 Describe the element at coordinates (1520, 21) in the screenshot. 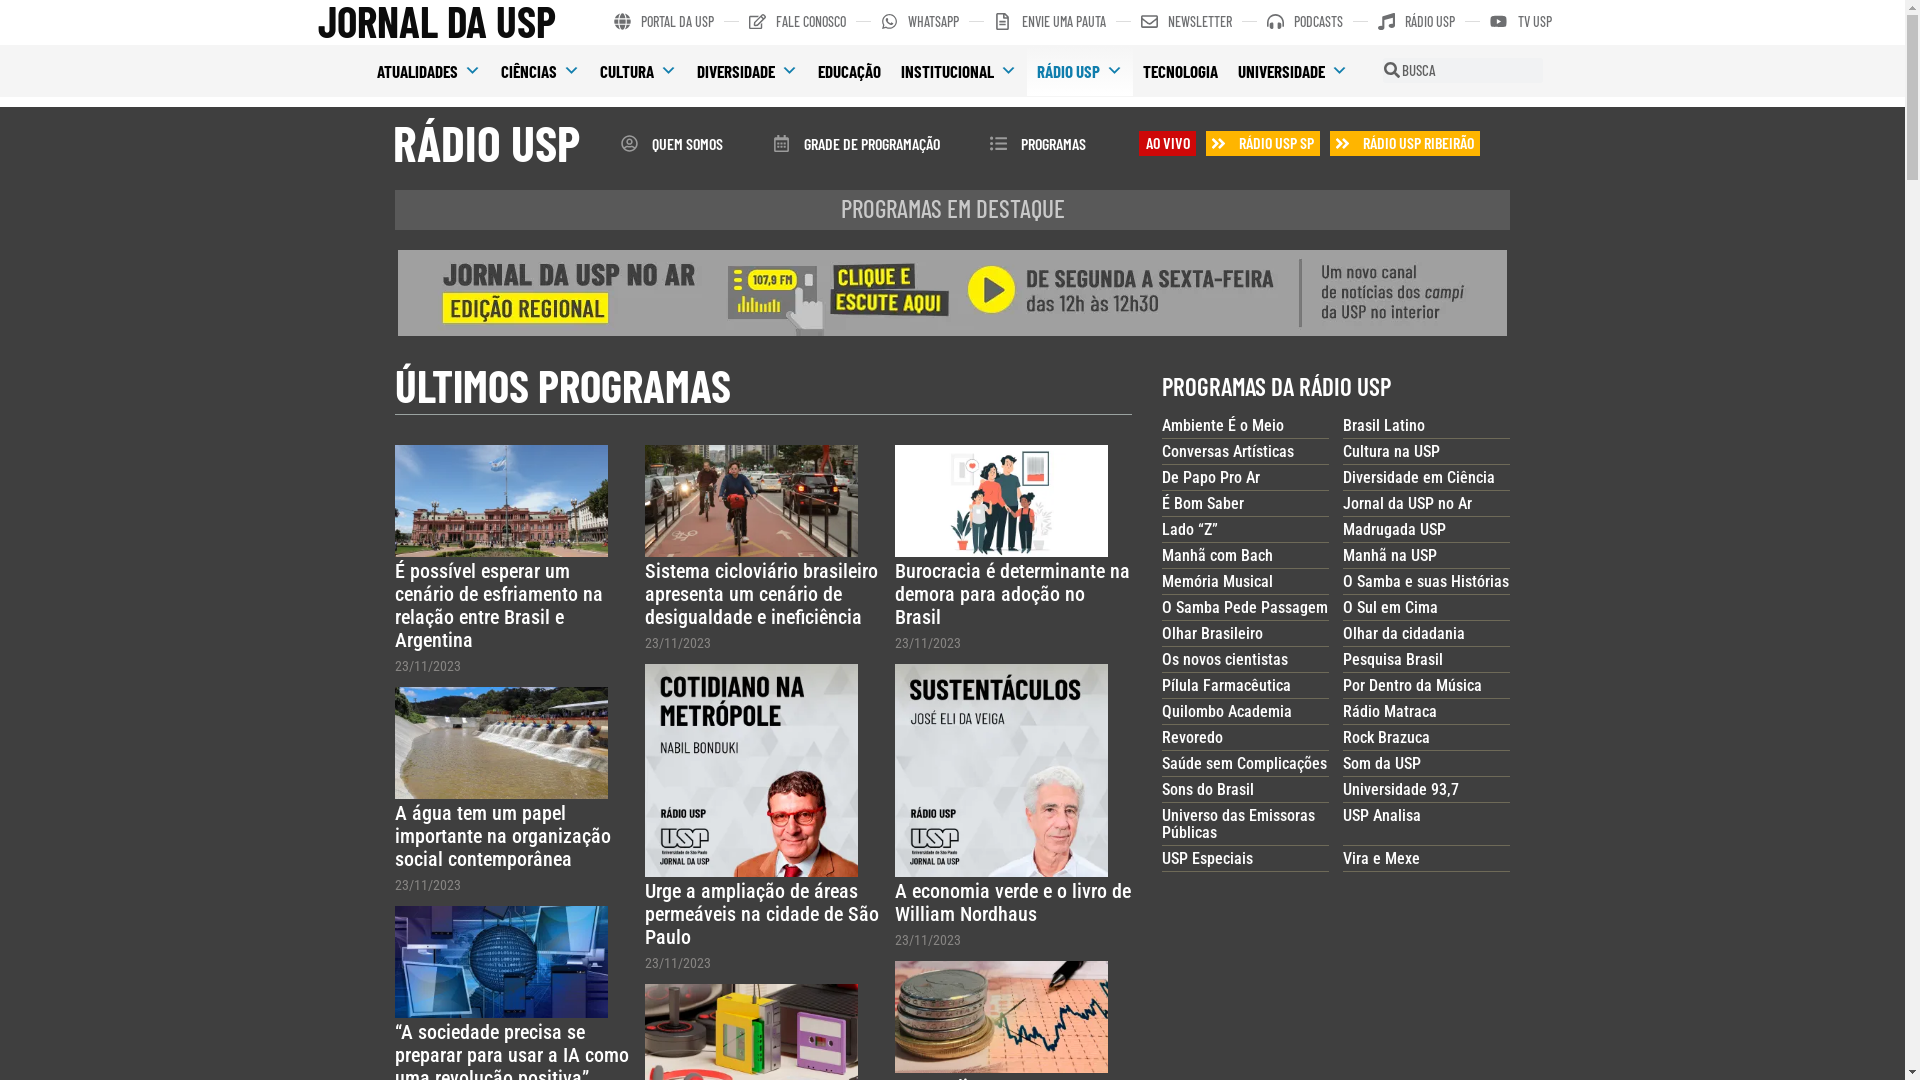

I see `'TV USP'` at that location.